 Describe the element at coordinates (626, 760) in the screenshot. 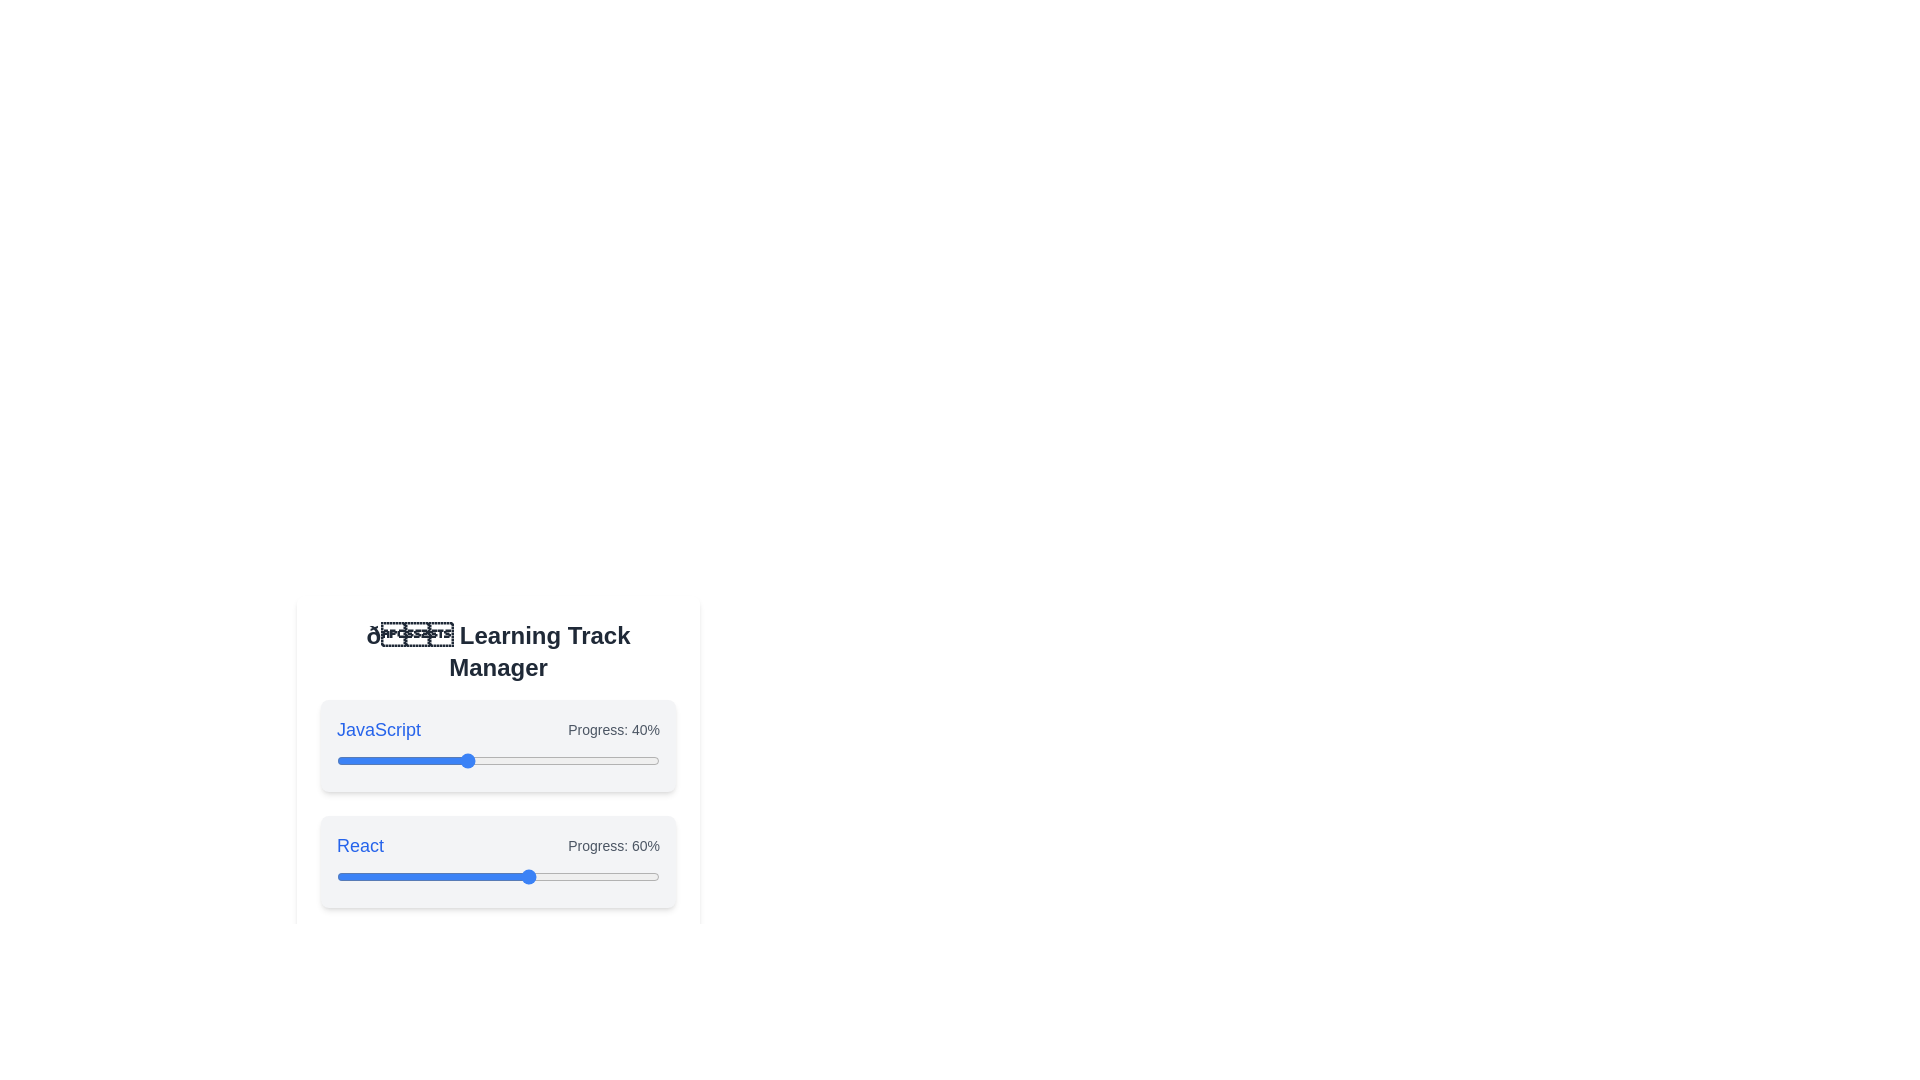

I see `the progress for 'JavaScript' track` at that location.